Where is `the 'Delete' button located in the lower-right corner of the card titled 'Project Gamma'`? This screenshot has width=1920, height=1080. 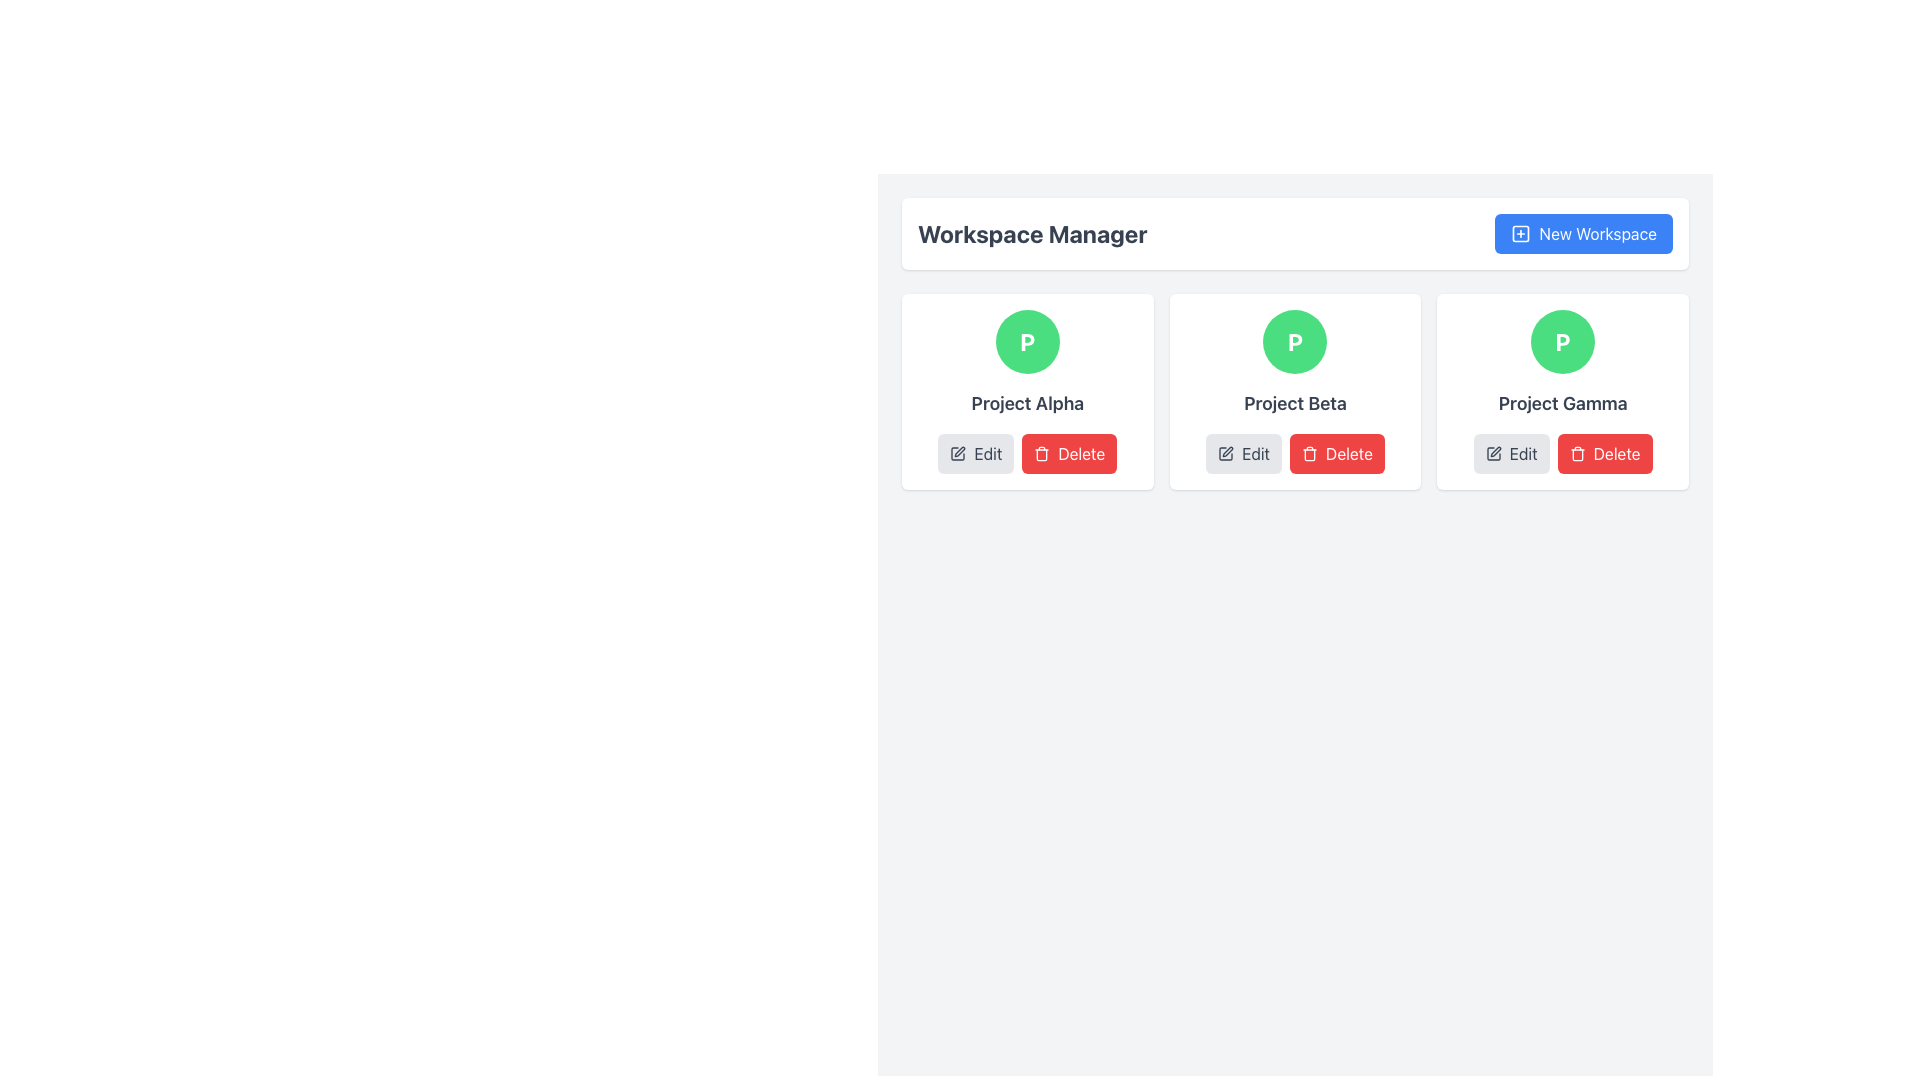
the 'Delete' button located in the lower-right corner of the card titled 'Project Gamma' is located at coordinates (1562, 454).